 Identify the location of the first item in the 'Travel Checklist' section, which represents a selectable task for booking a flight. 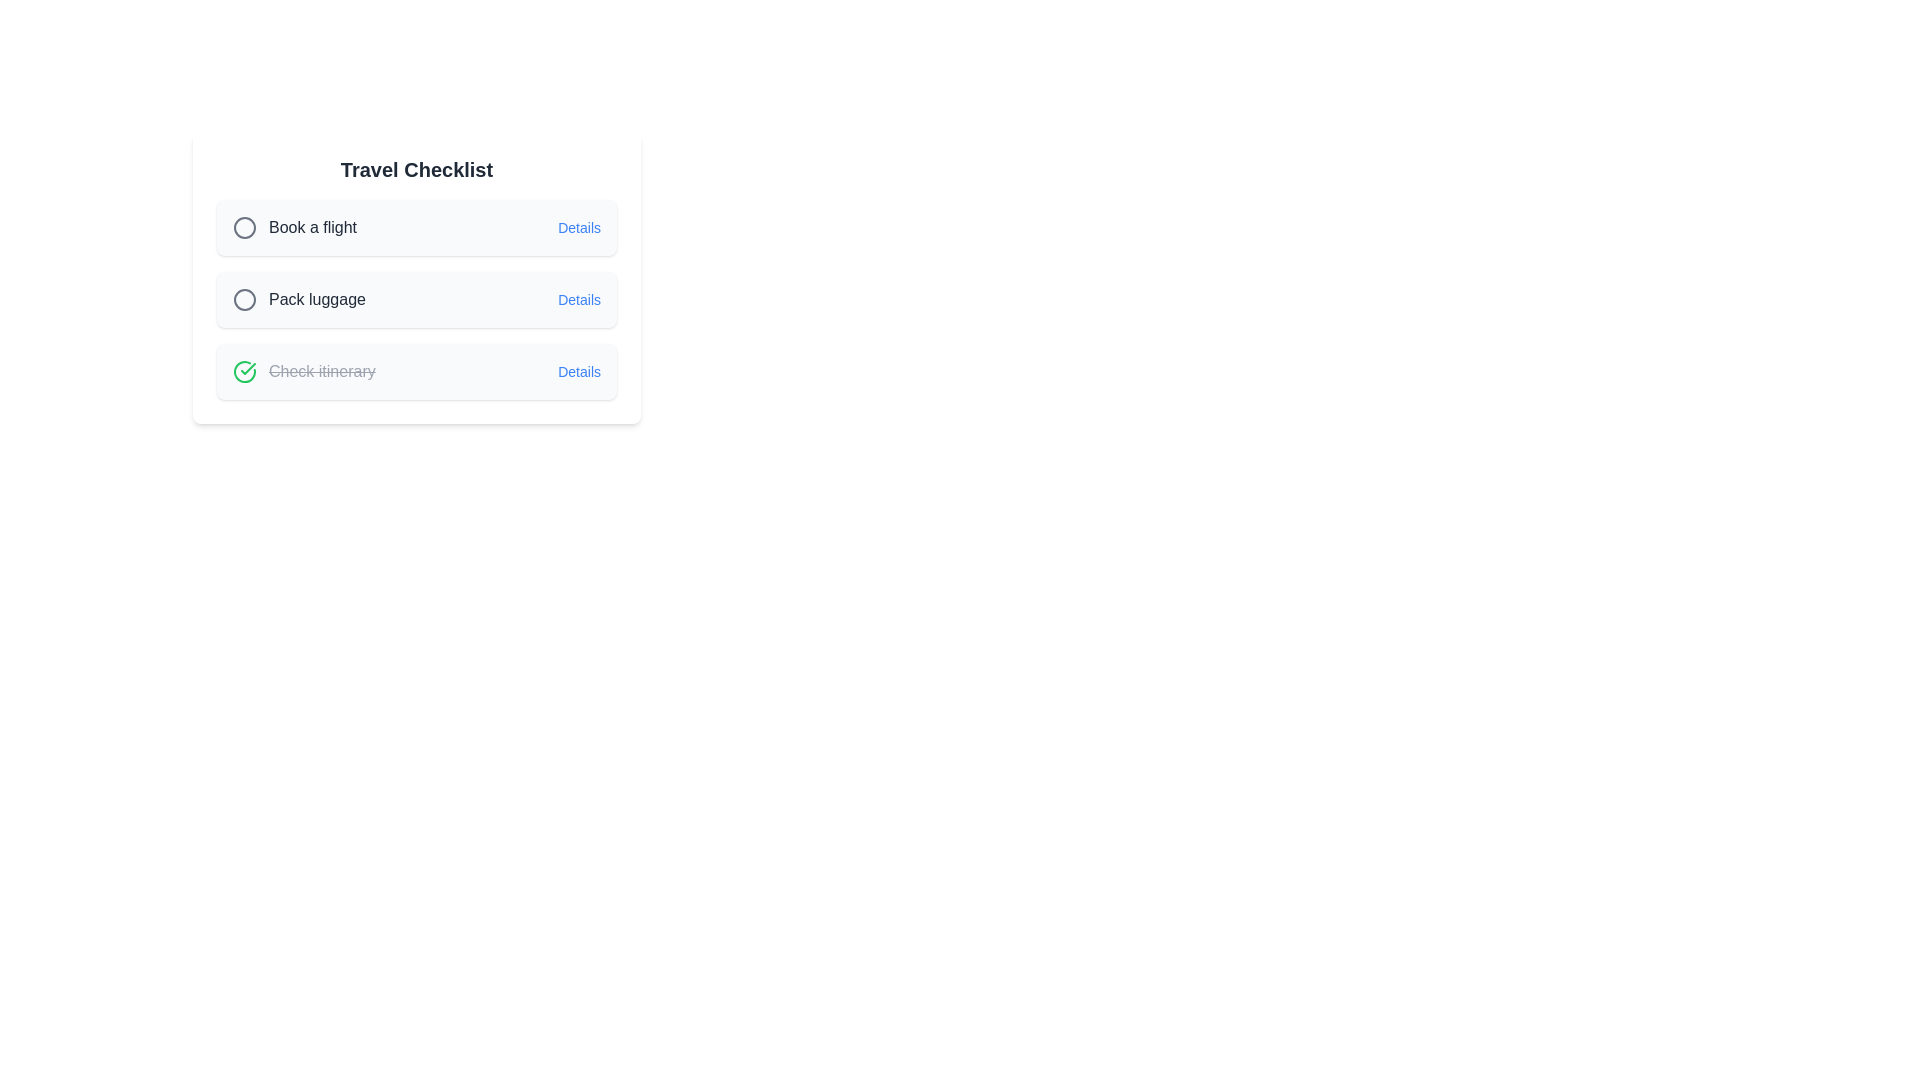
(416, 226).